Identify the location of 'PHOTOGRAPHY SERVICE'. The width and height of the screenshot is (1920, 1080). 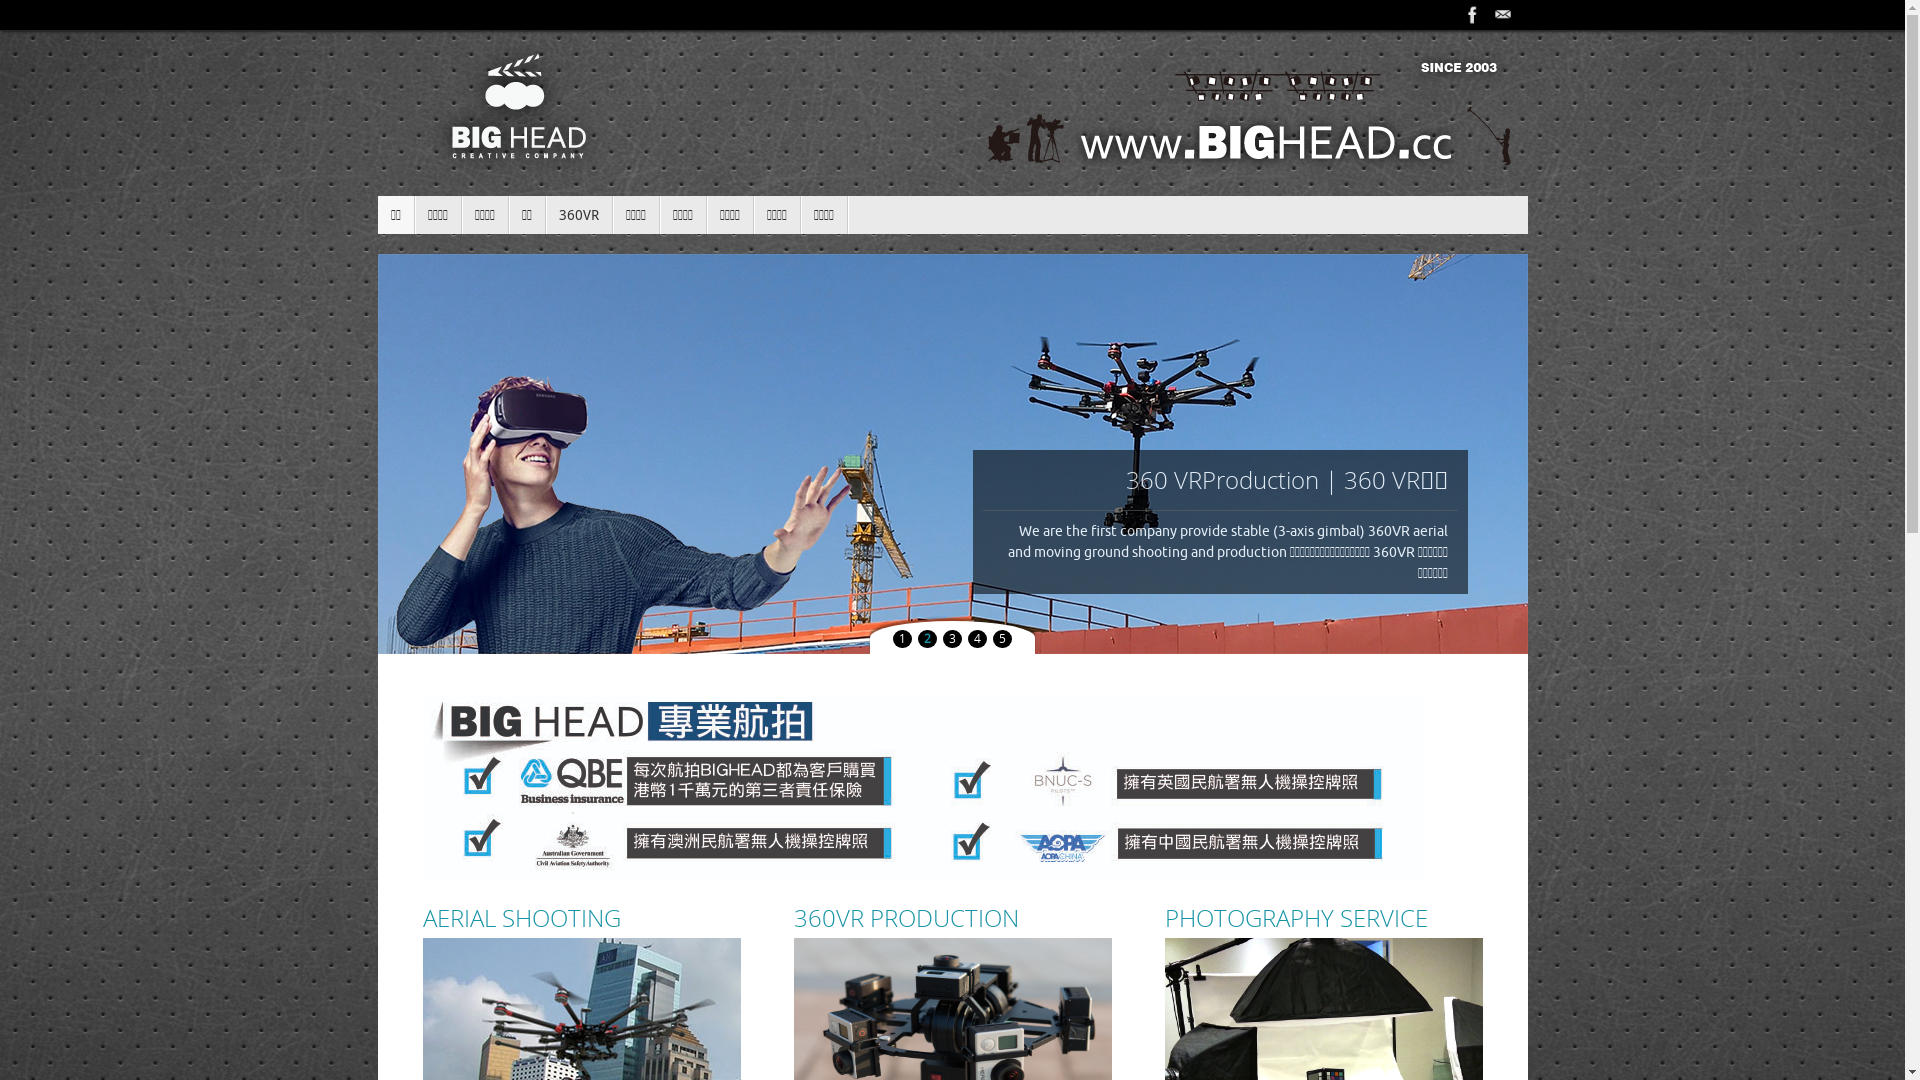
(1323, 918).